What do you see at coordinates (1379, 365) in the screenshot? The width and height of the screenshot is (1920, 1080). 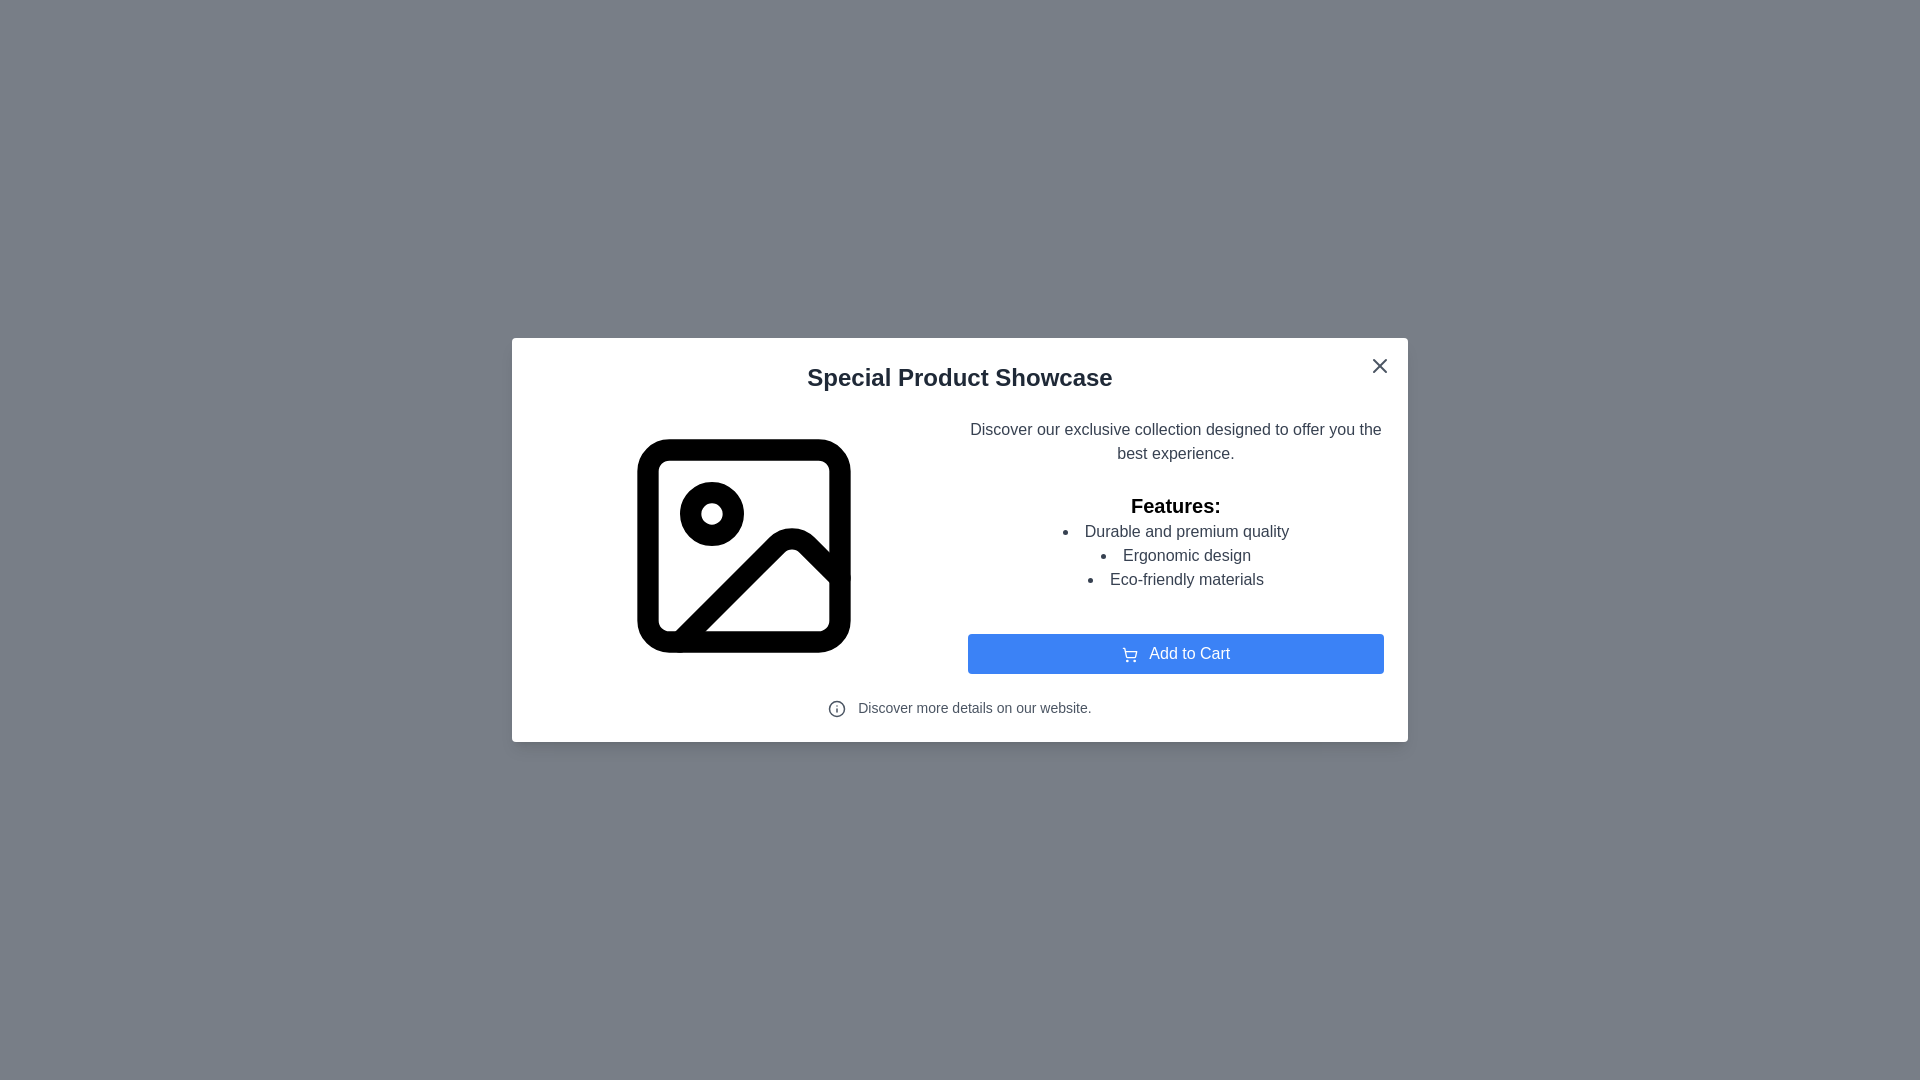 I see `the slanted cross icon in the top-right corner of the floating dialog box, which is used for closing dialogs` at bounding box center [1379, 365].